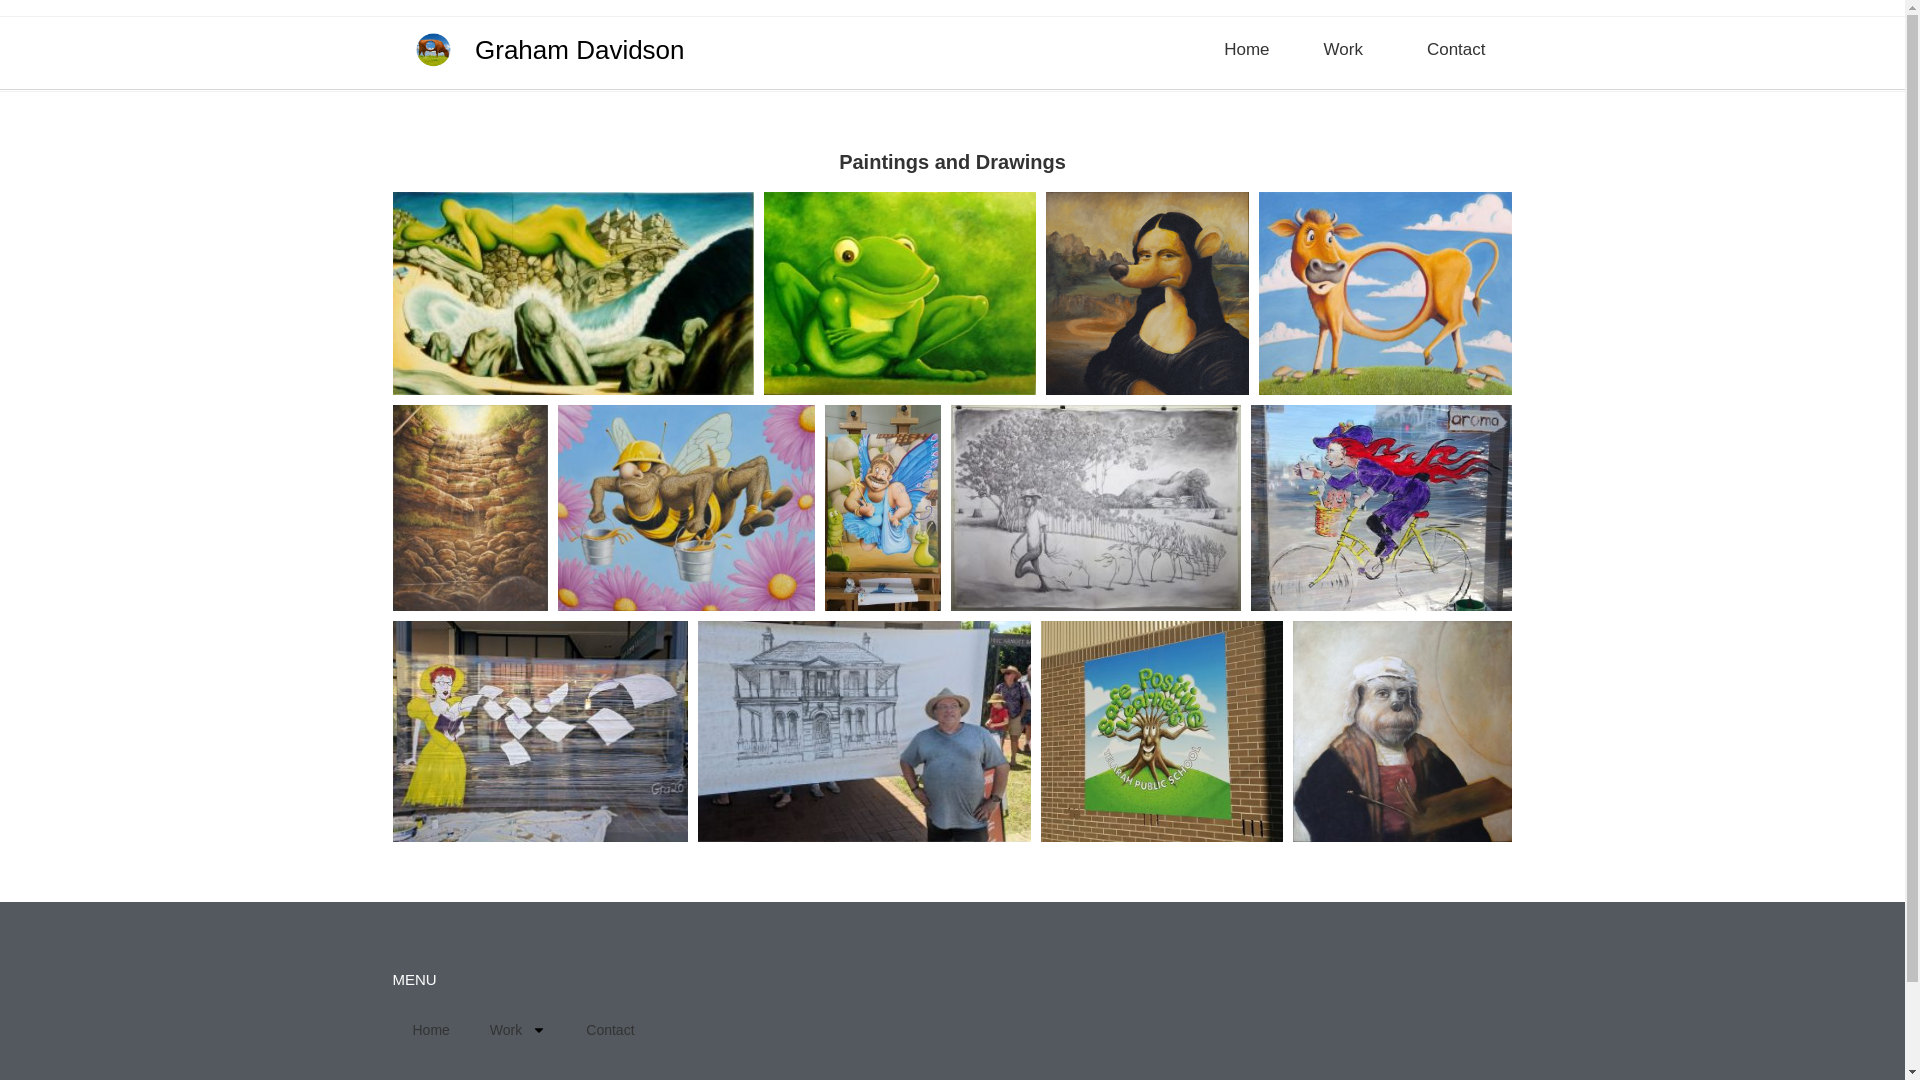 Image resolution: width=1920 pixels, height=1080 pixels. Describe the element at coordinates (392, 1029) in the screenshot. I see `'Home'` at that location.